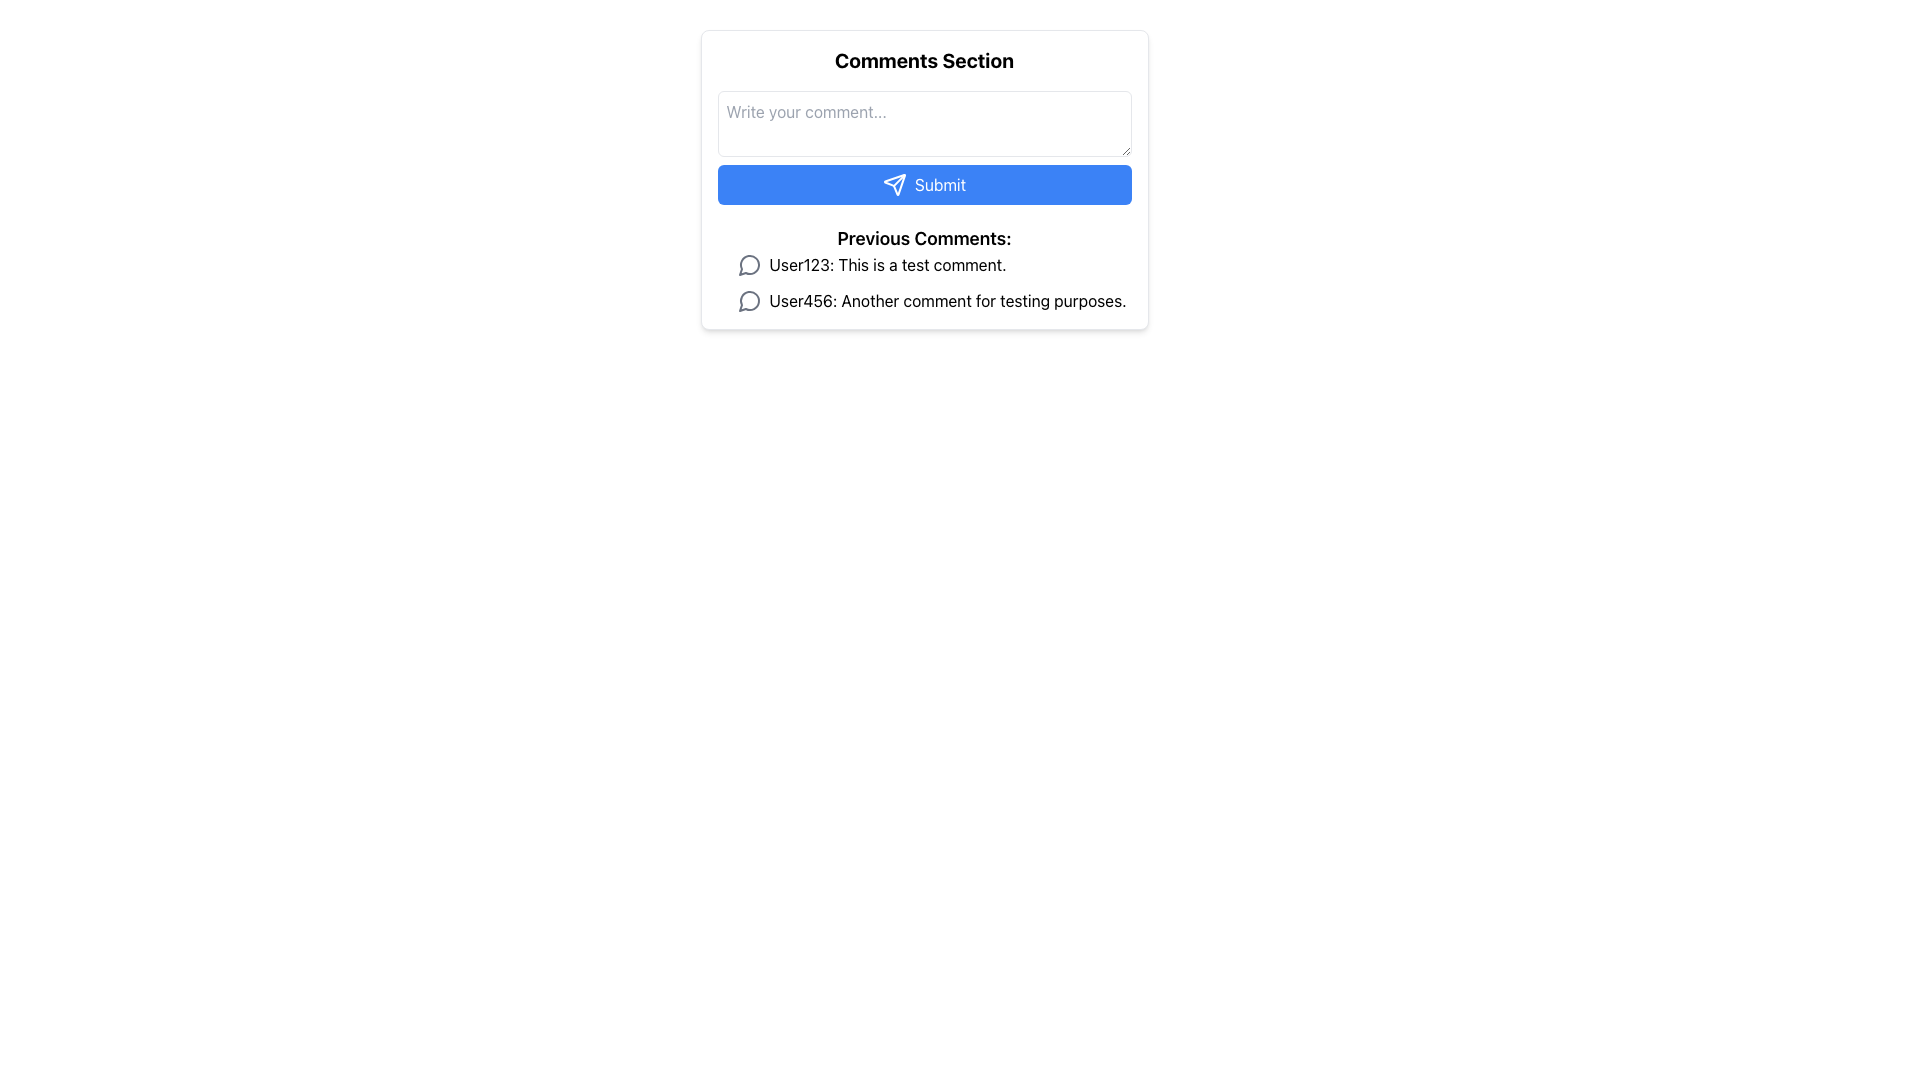 The width and height of the screenshot is (1920, 1080). Describe the element at coordinates (748, 300) in the screenshot. I see `the speech bubble icon with a gray outline located in the 'Previous Comments' section, adjacent to the comment text 'User456: Another comment for testing purposes.'` at that location.